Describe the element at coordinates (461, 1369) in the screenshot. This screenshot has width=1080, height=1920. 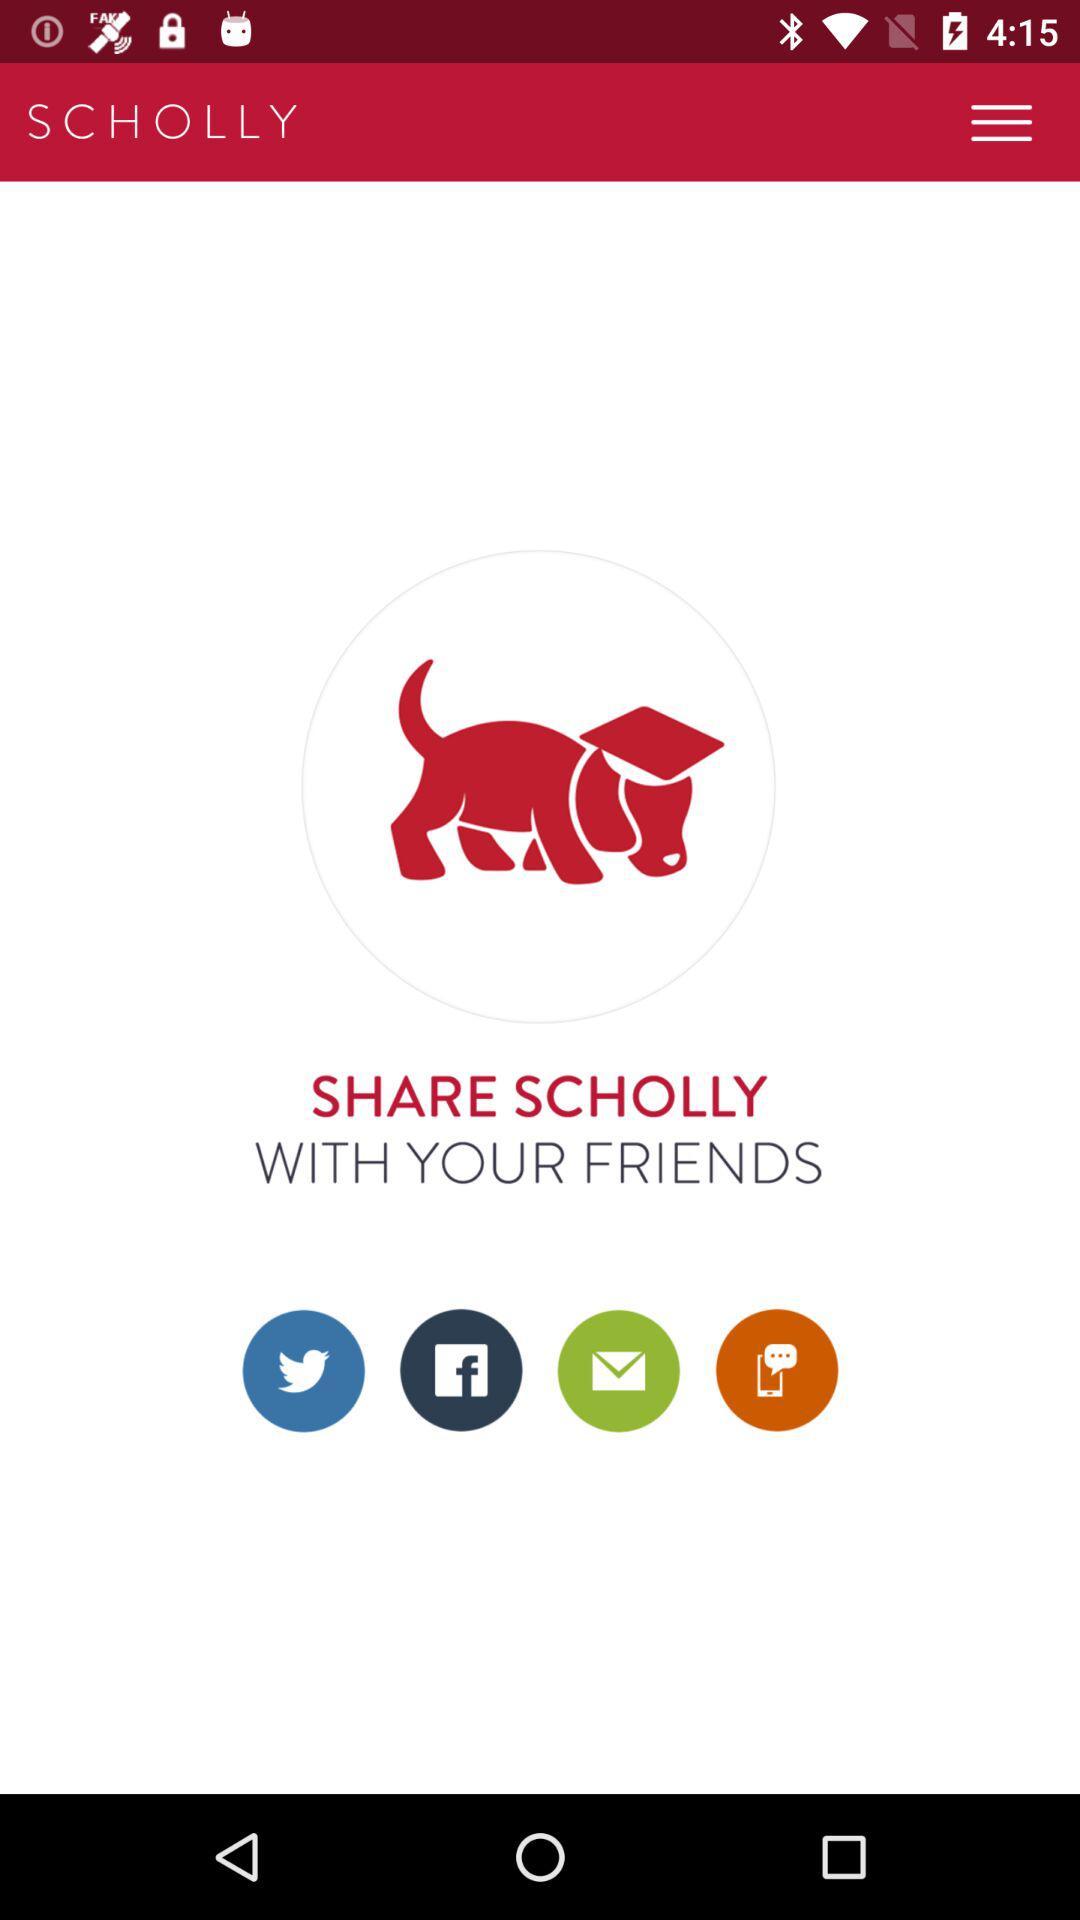
I see `the facebook icon` at that location.